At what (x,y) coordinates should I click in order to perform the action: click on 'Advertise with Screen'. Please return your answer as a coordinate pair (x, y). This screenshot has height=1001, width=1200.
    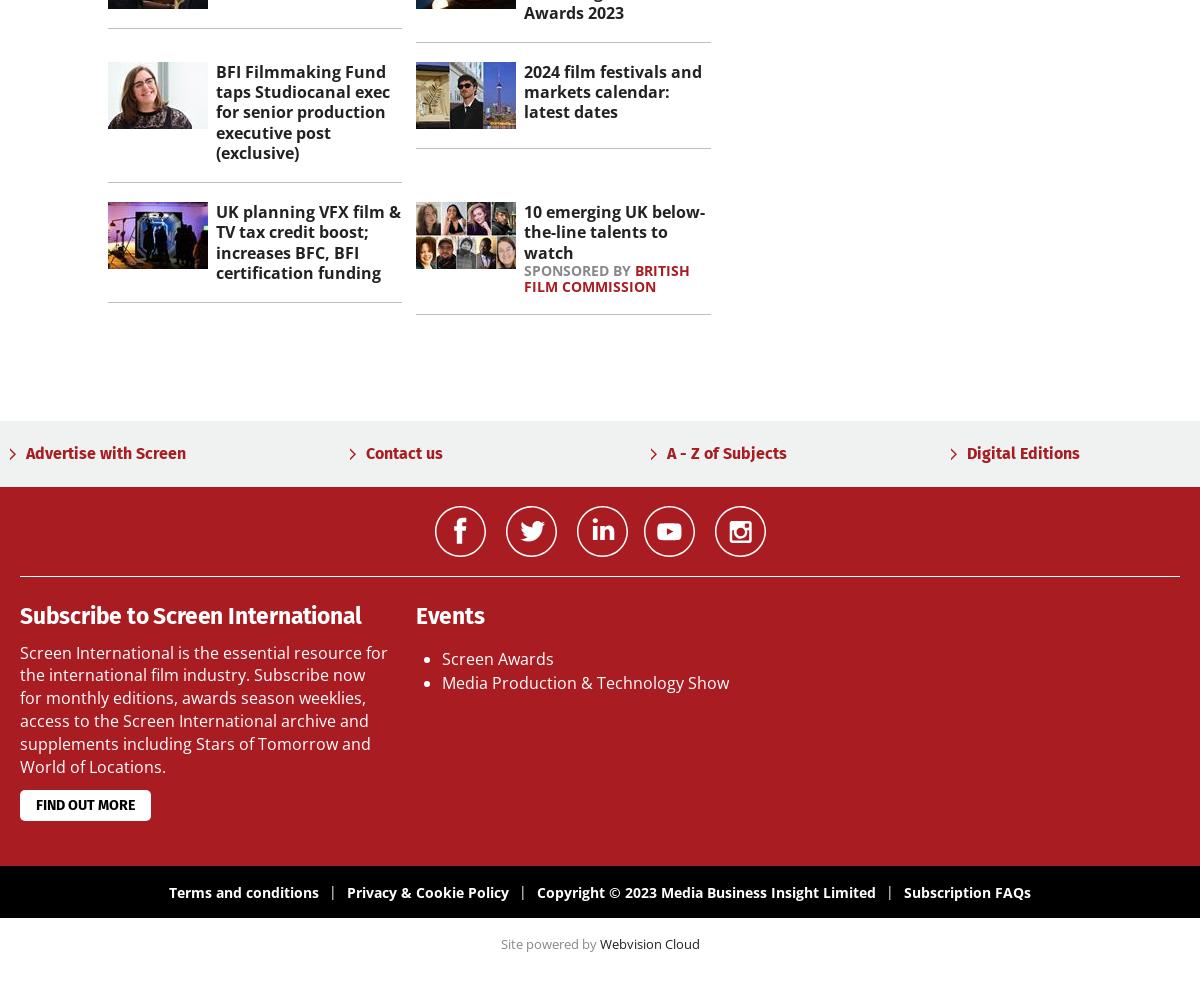
    Looking at the image, I should click on (26, 452).